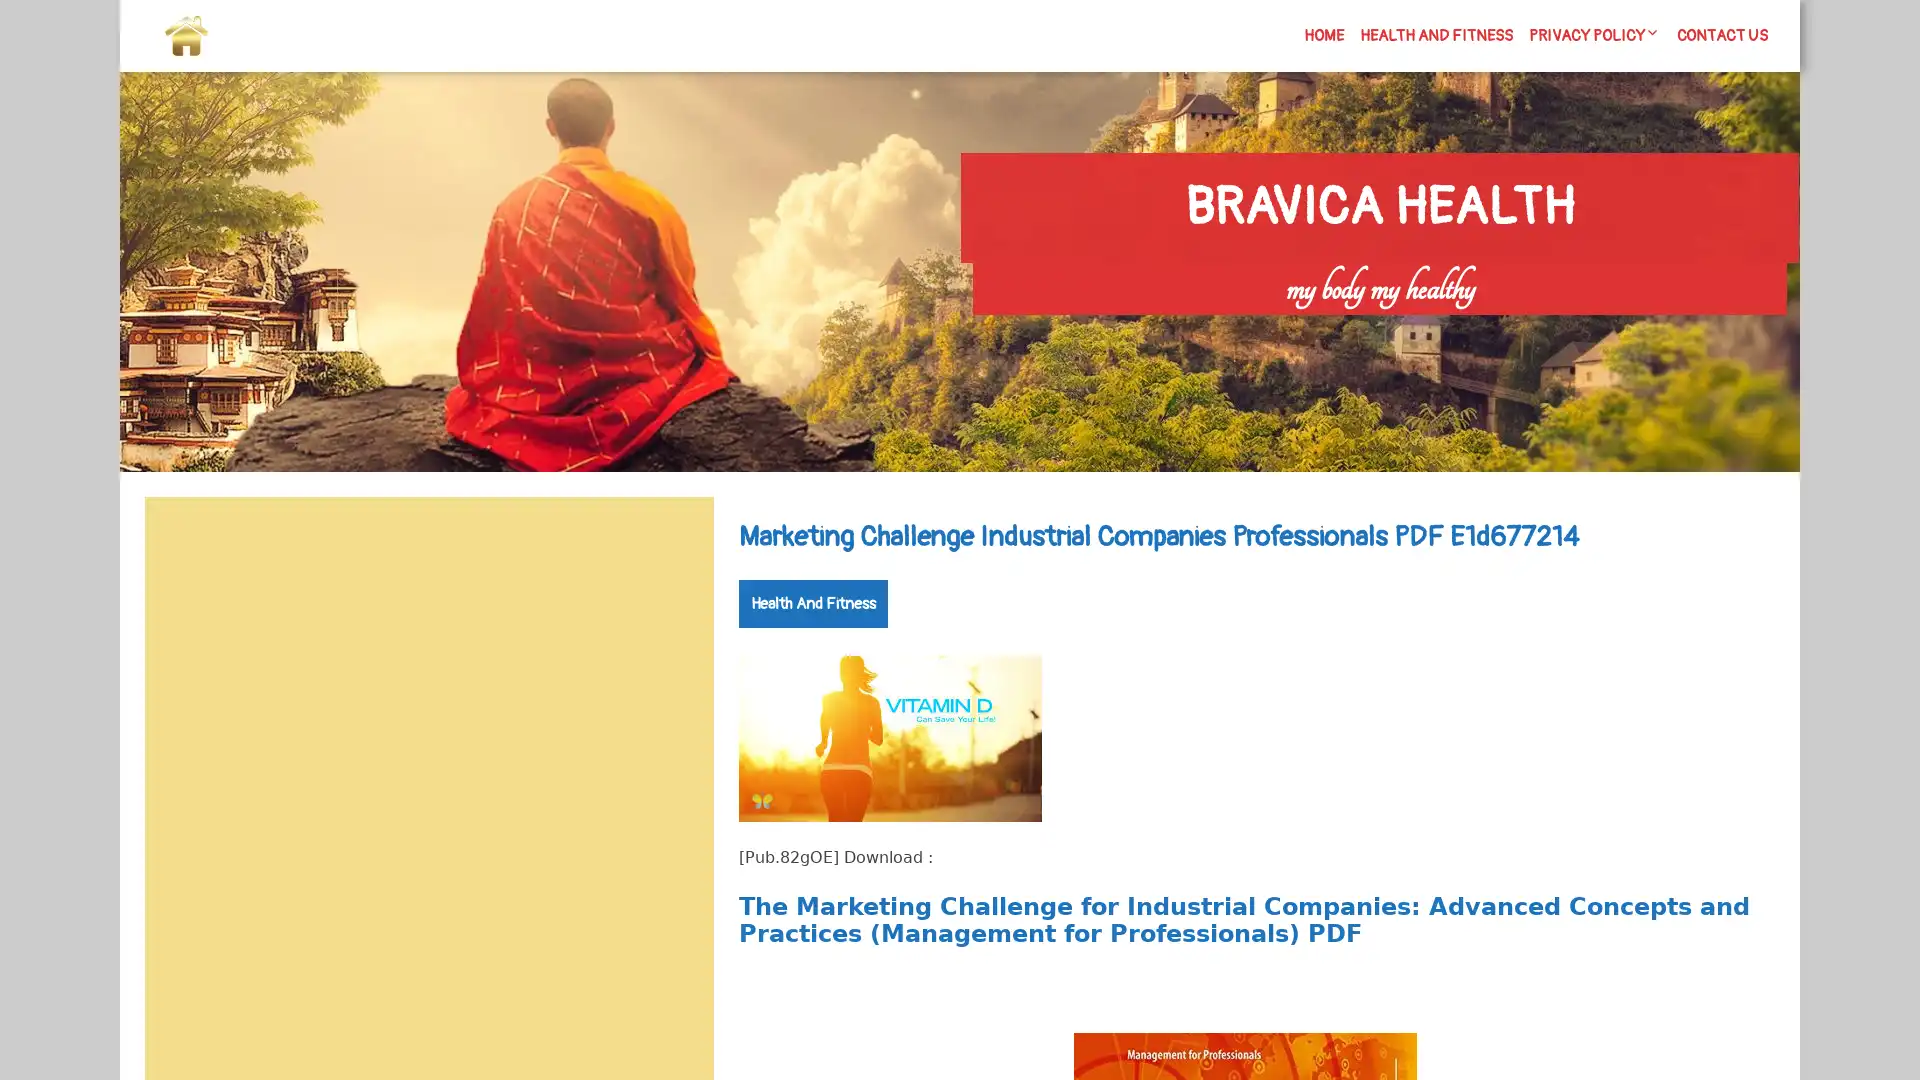  Describe the element at coordinates (1557, 327) in the screenshot. I see `Search` at that location.